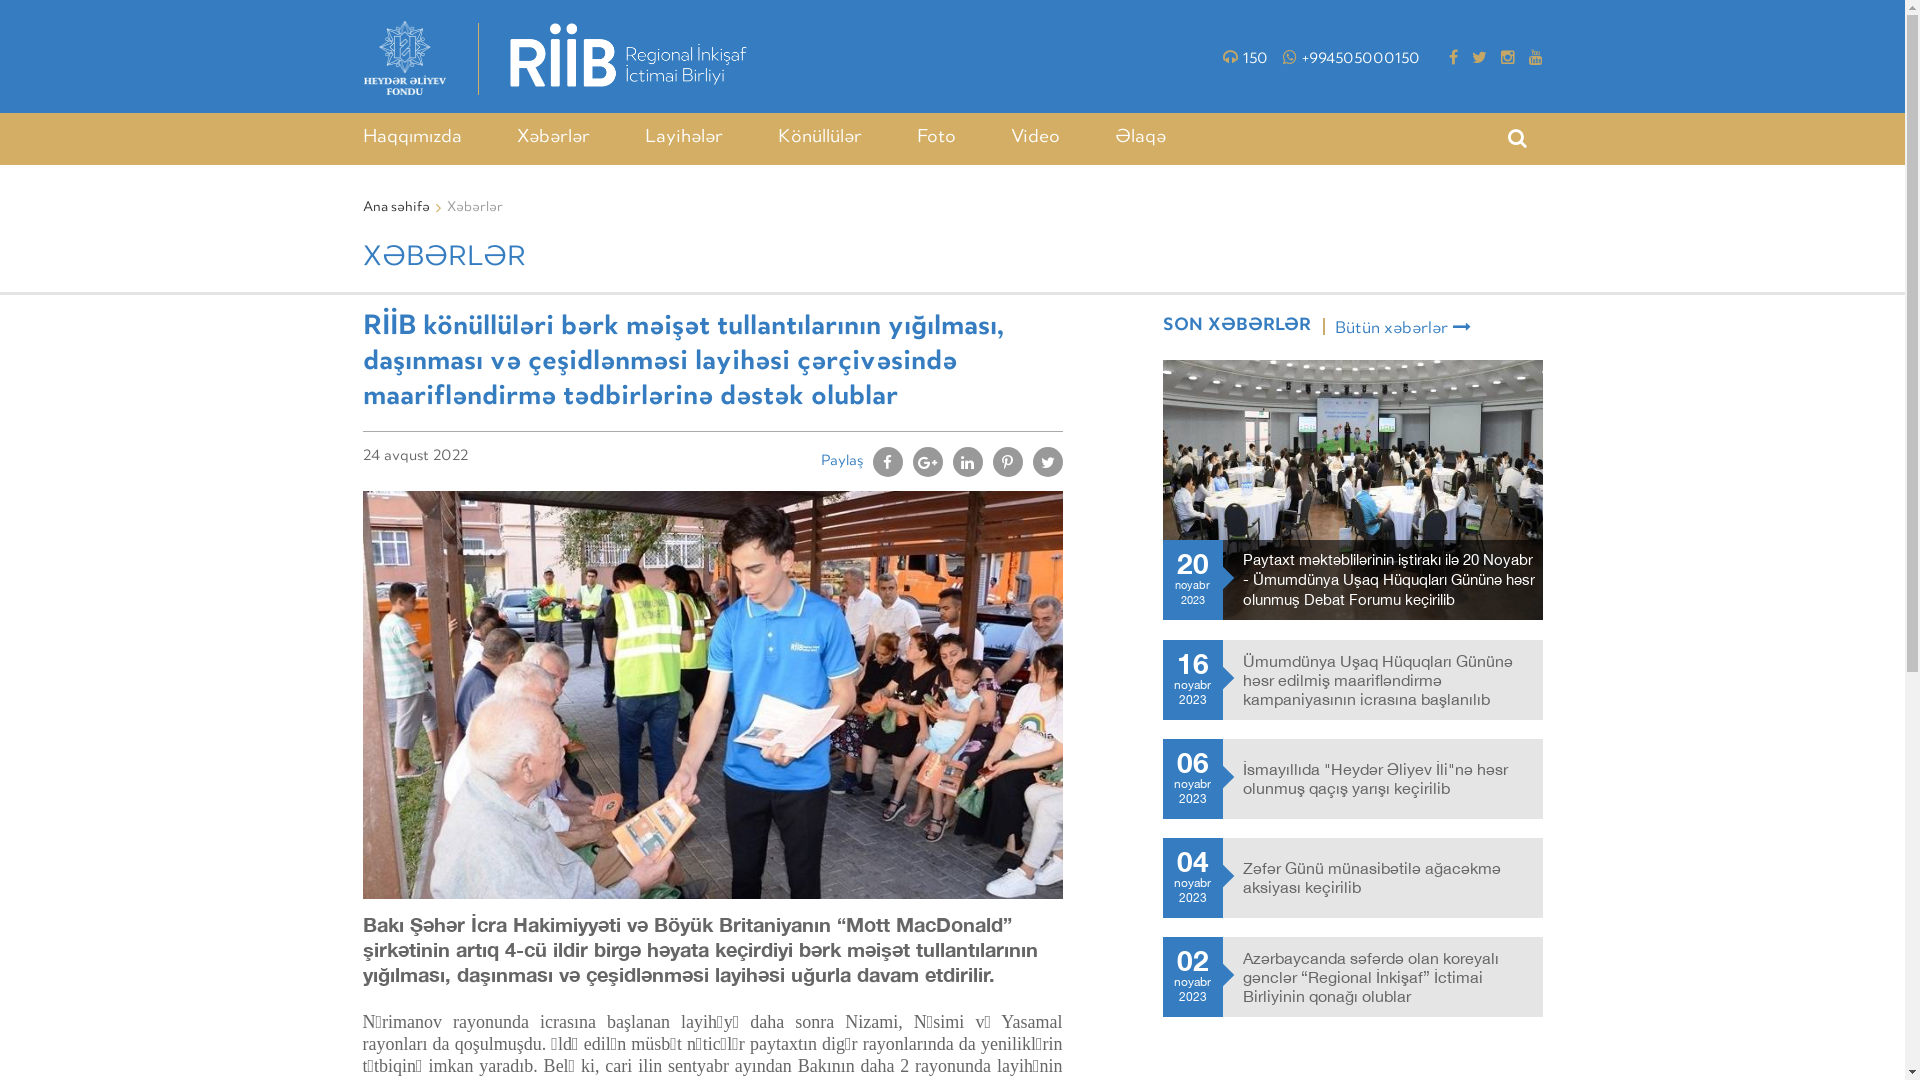 The width and height of the screenshot is (1920, 1080). What do you see at coordinates (1034, 137) in the screenshot?
I see `'Video'` at bounding box center [1034, 137].